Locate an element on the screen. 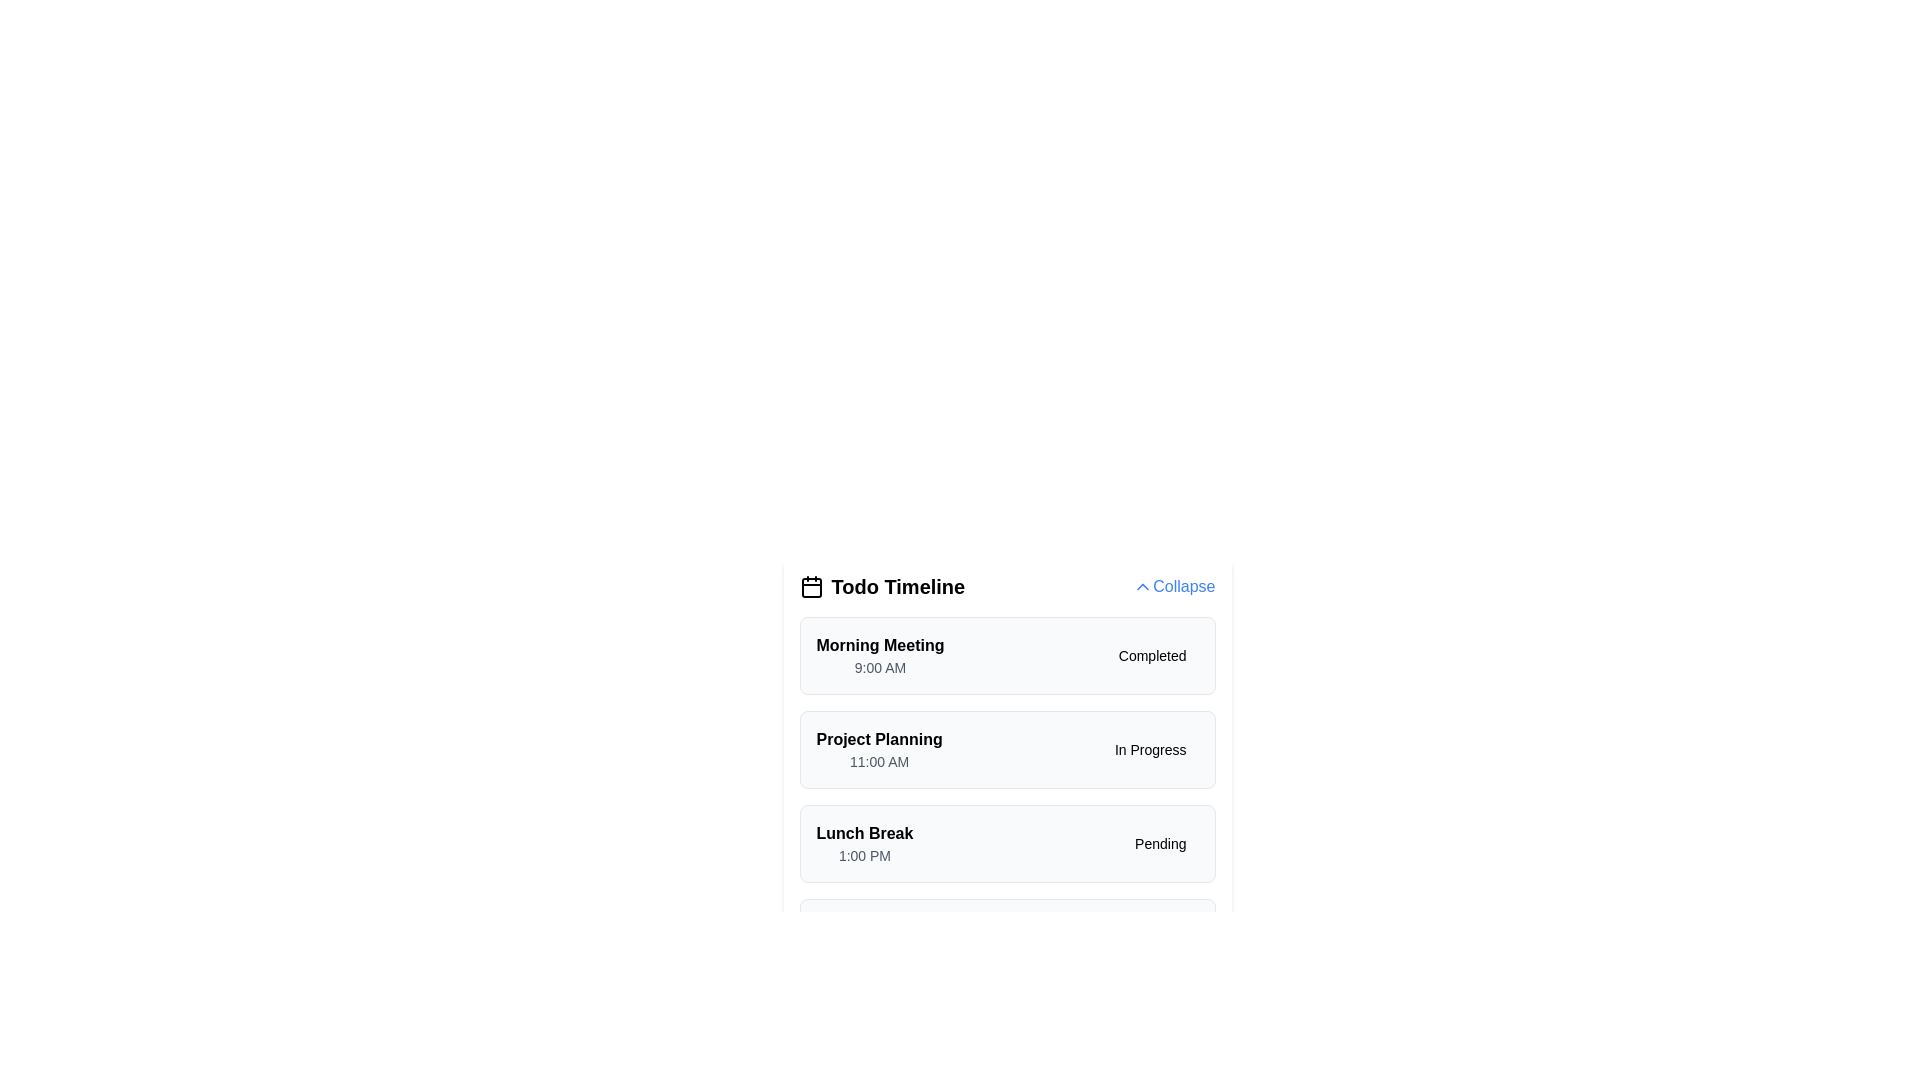  title text displayed in the Text Label for the 'Lunch Break - 1:00 PM' timeline entry, which is centrally located above the '1:00 PM' text is located at coordinates (864, 833).